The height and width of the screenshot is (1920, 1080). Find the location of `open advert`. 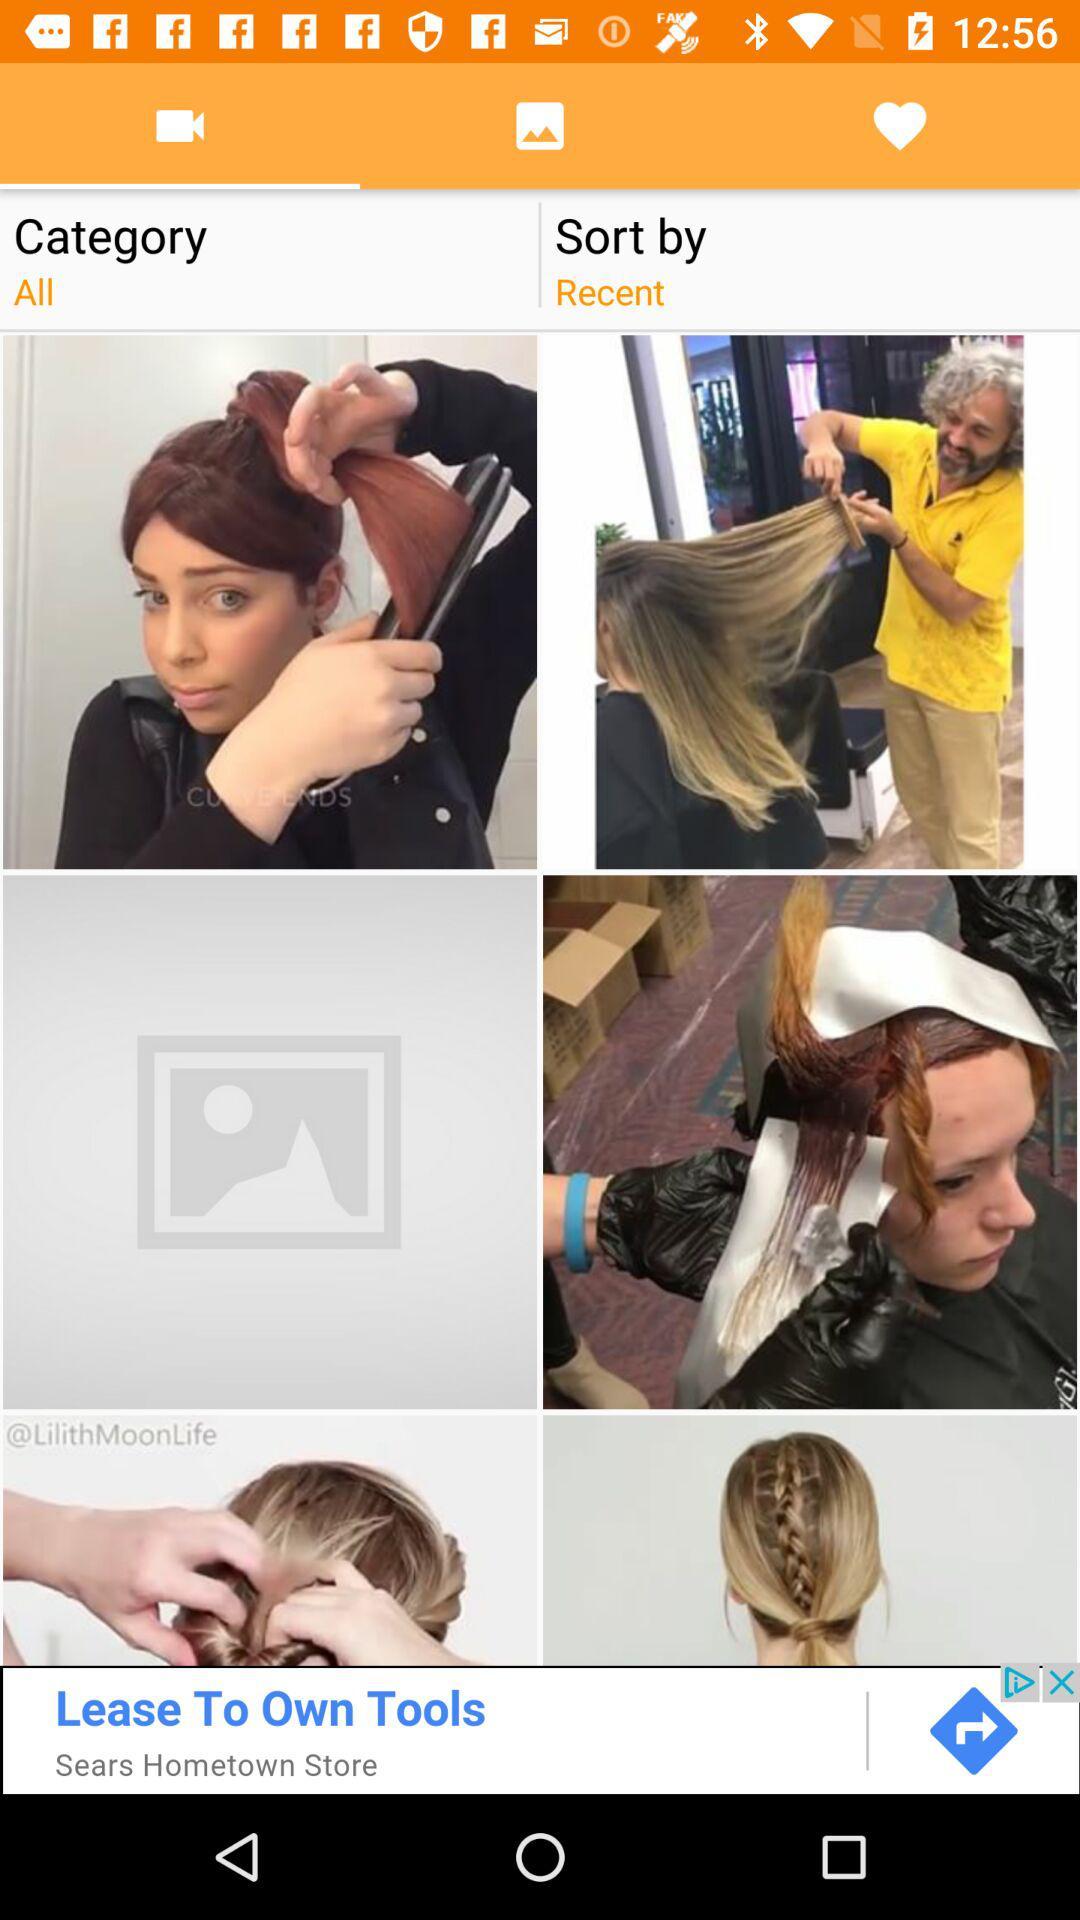

open advert is located at coordinates (540, 1727).